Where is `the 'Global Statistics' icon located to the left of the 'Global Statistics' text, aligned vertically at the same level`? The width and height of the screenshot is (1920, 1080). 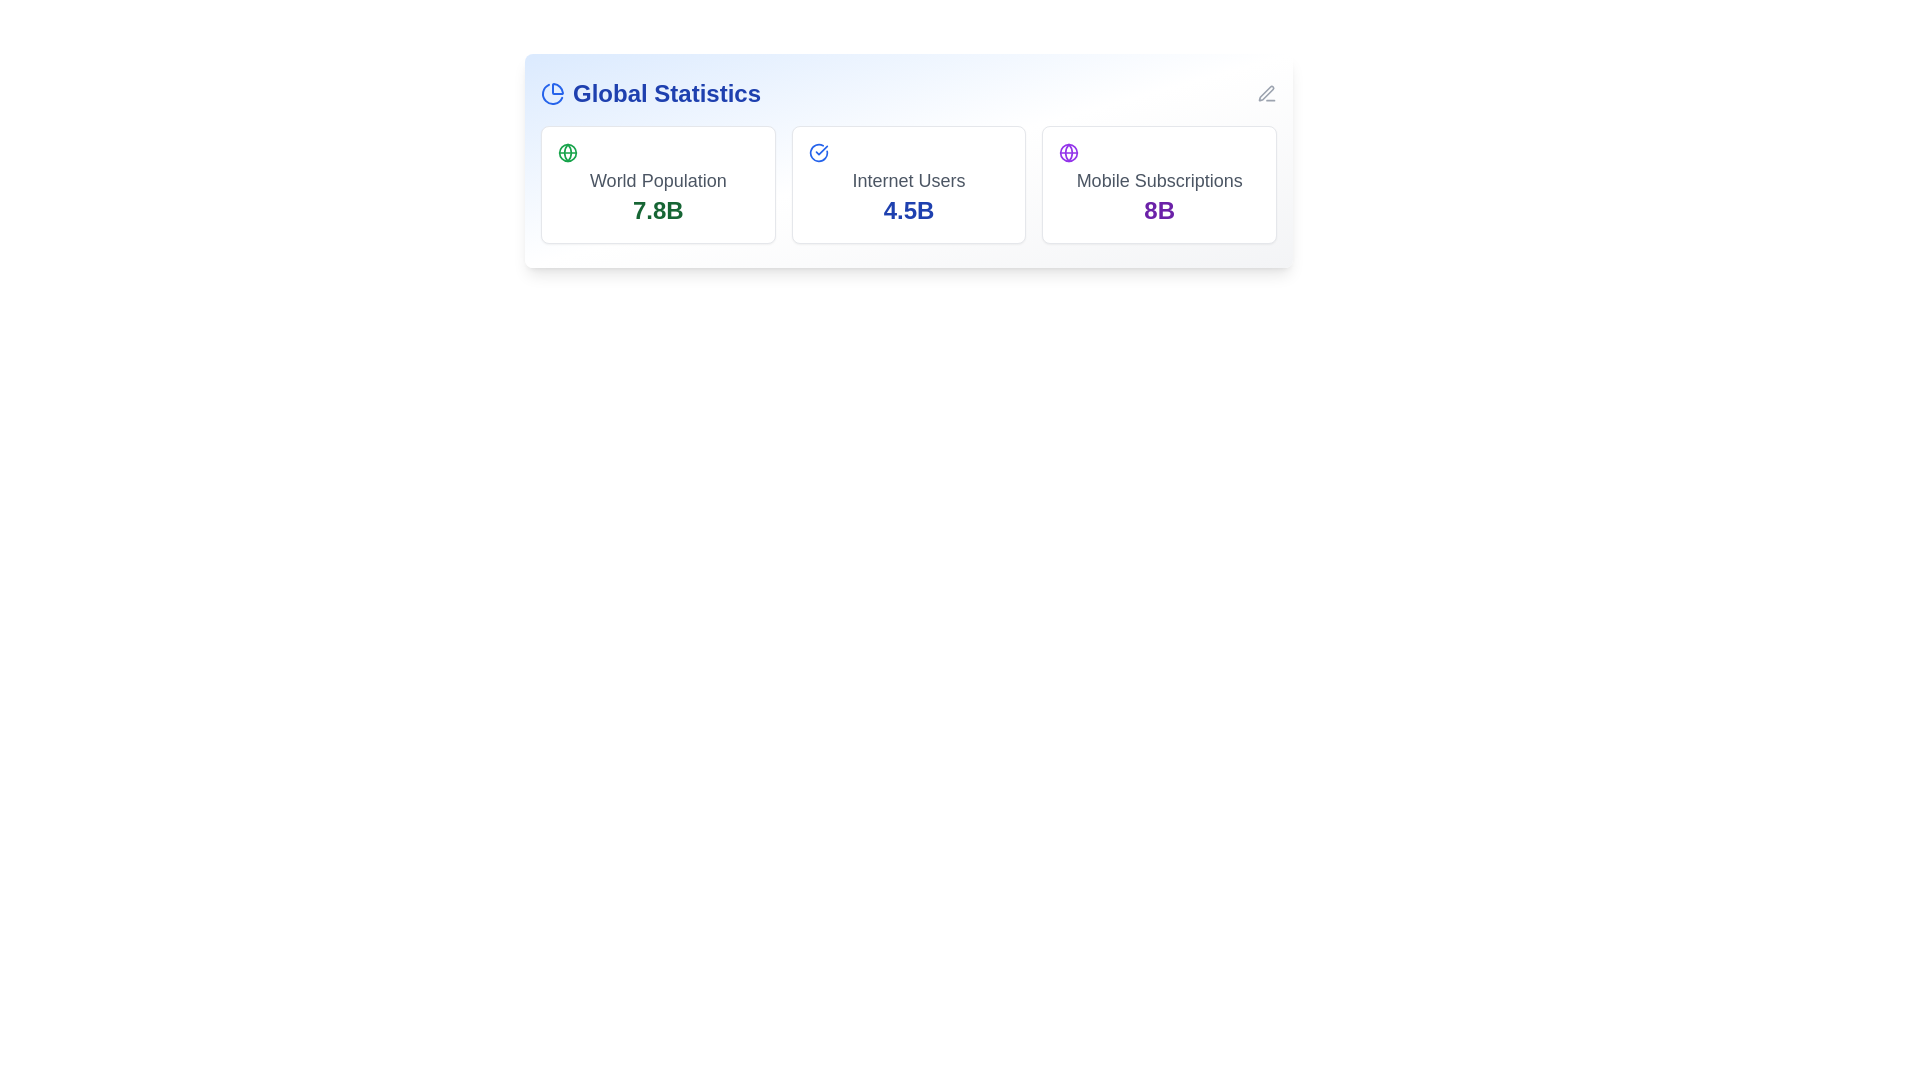
the 'Global Statistics' icon located to the left of the 'Global Statistics' text, aligned vertically at the same level is located at coordinates (552, 93).